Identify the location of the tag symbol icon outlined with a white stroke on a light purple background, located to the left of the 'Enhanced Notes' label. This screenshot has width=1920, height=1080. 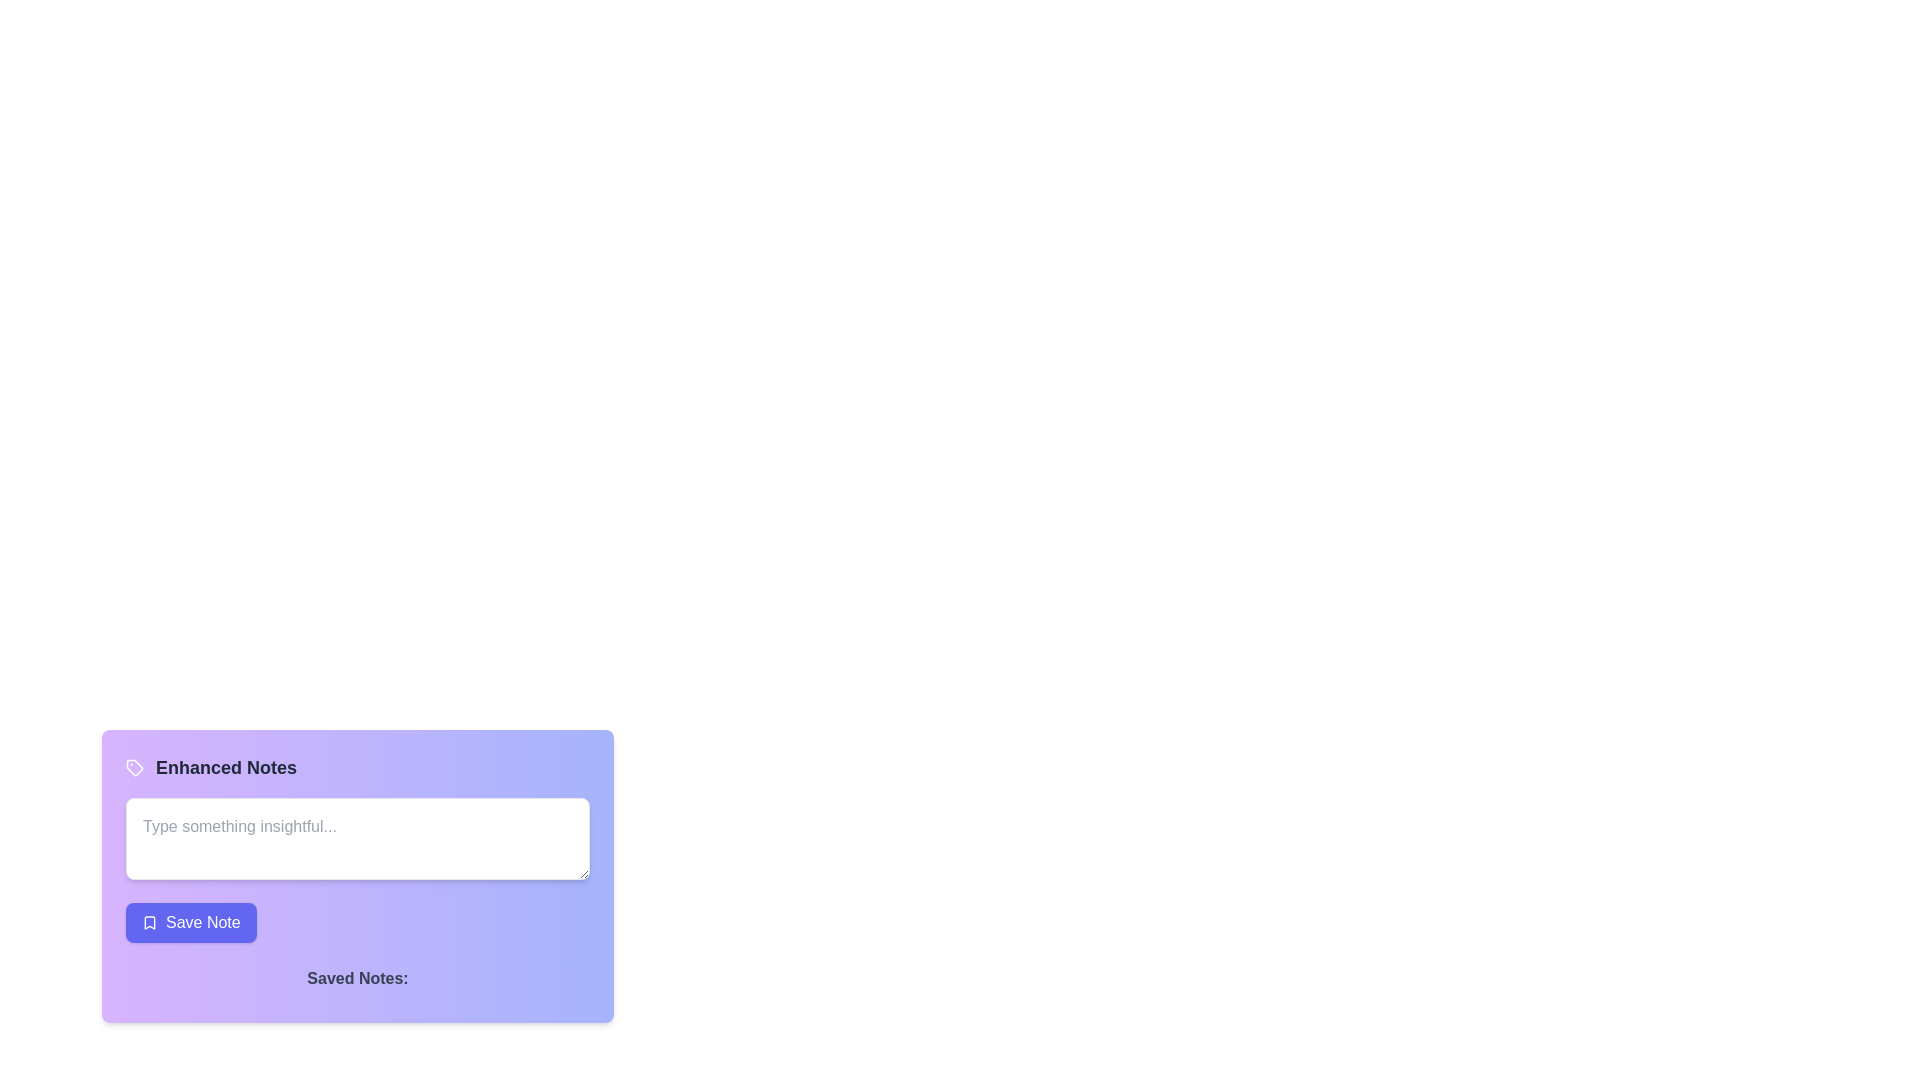
(133, 766).